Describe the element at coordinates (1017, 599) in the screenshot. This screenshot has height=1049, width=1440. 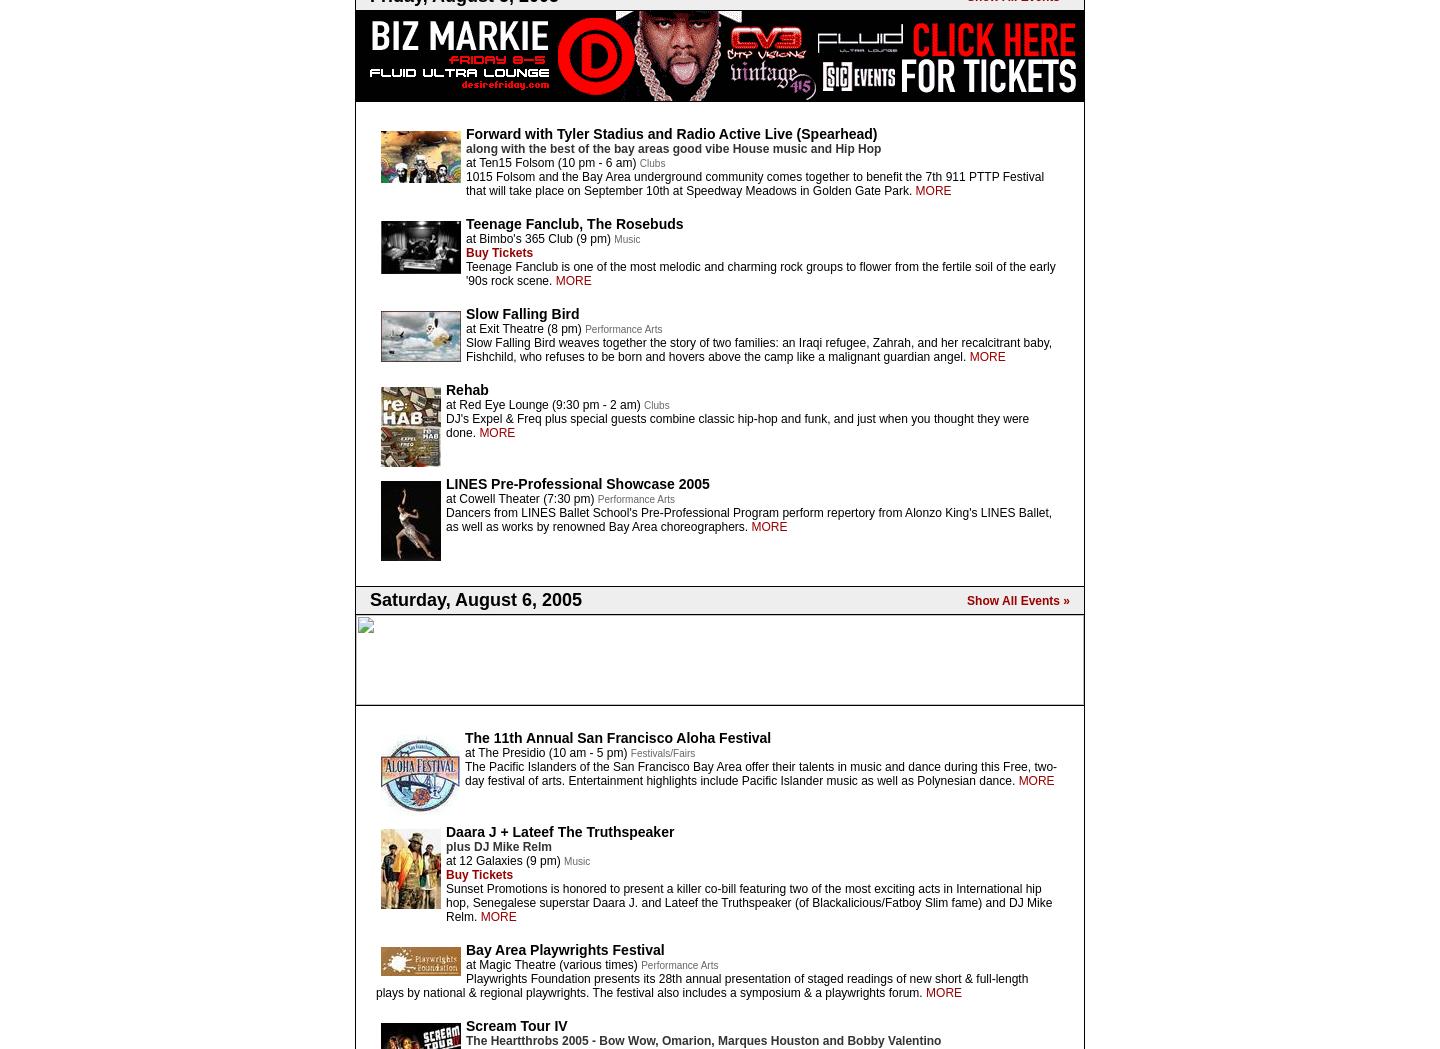
I see `'Show All Events »'` at that location.